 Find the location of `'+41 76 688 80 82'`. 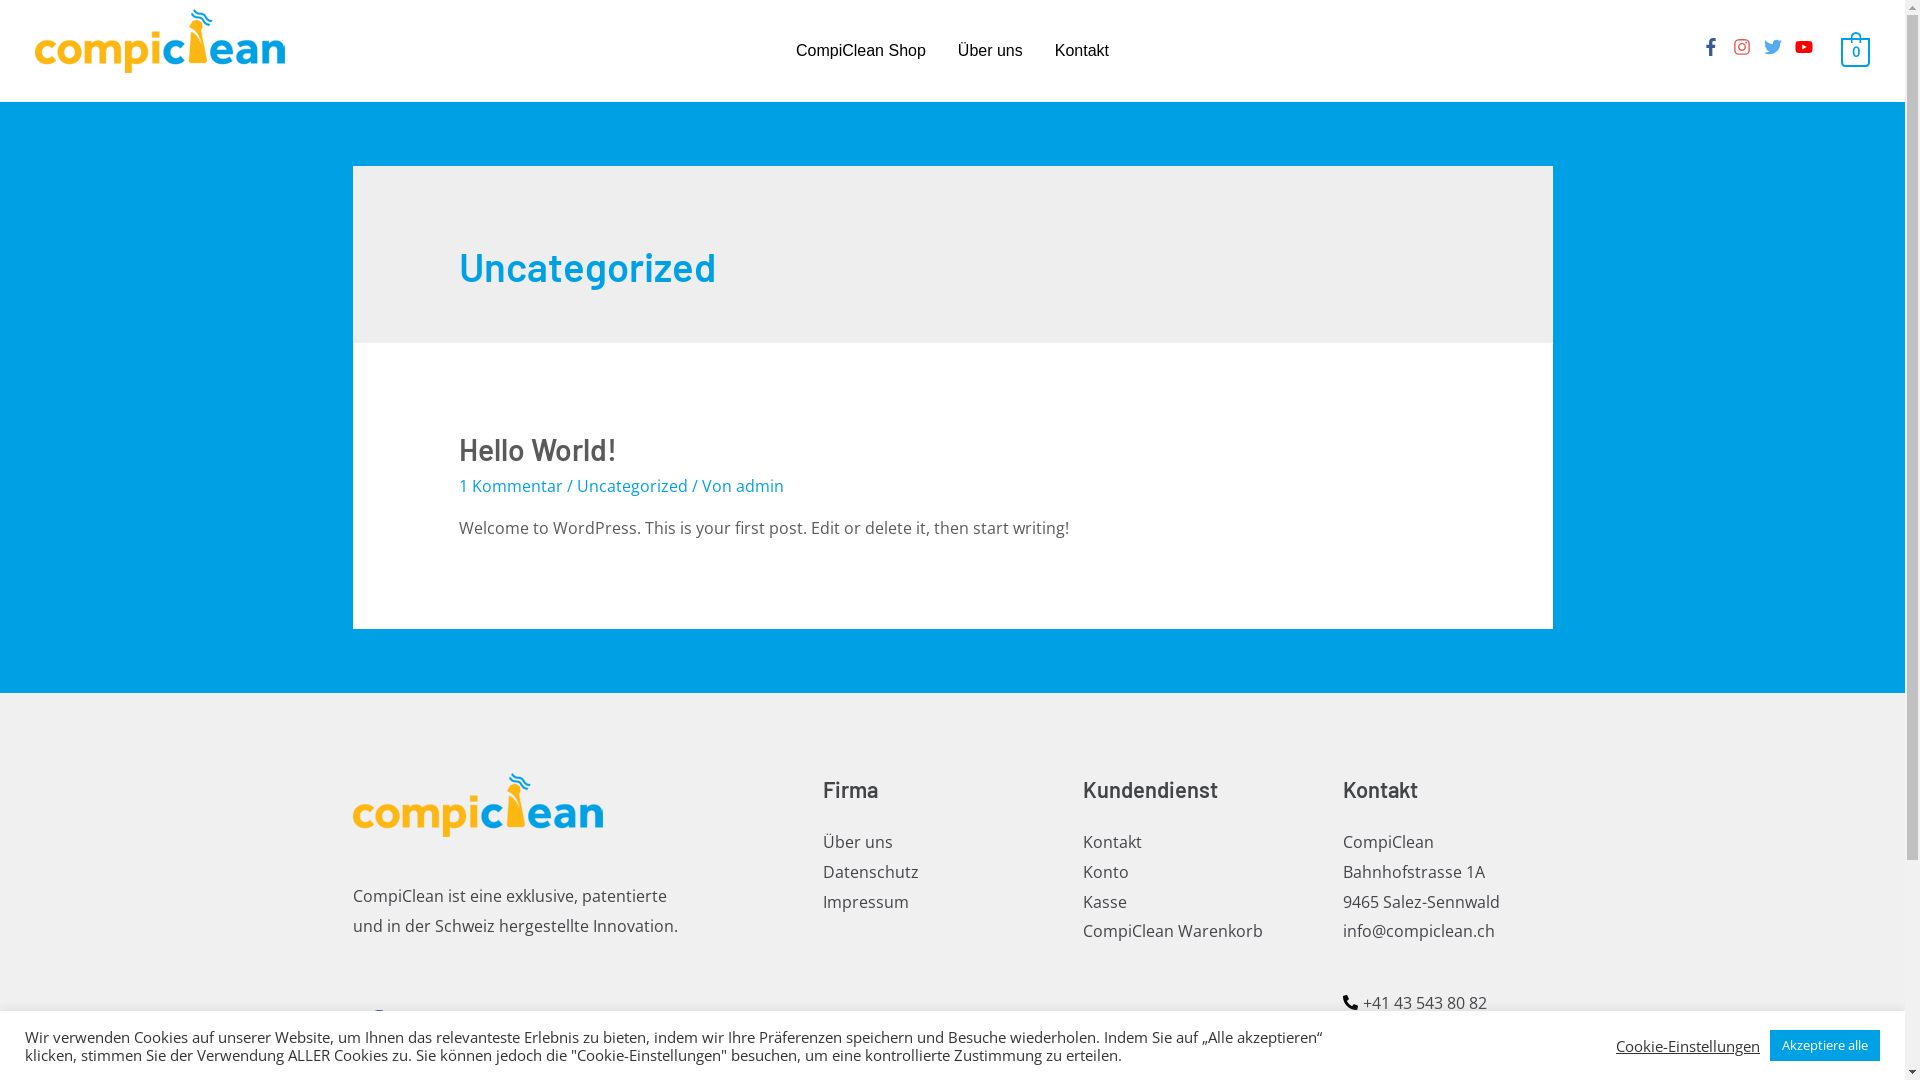

'+41 76 688 80 82' is located at coordinates (1413, 1029).